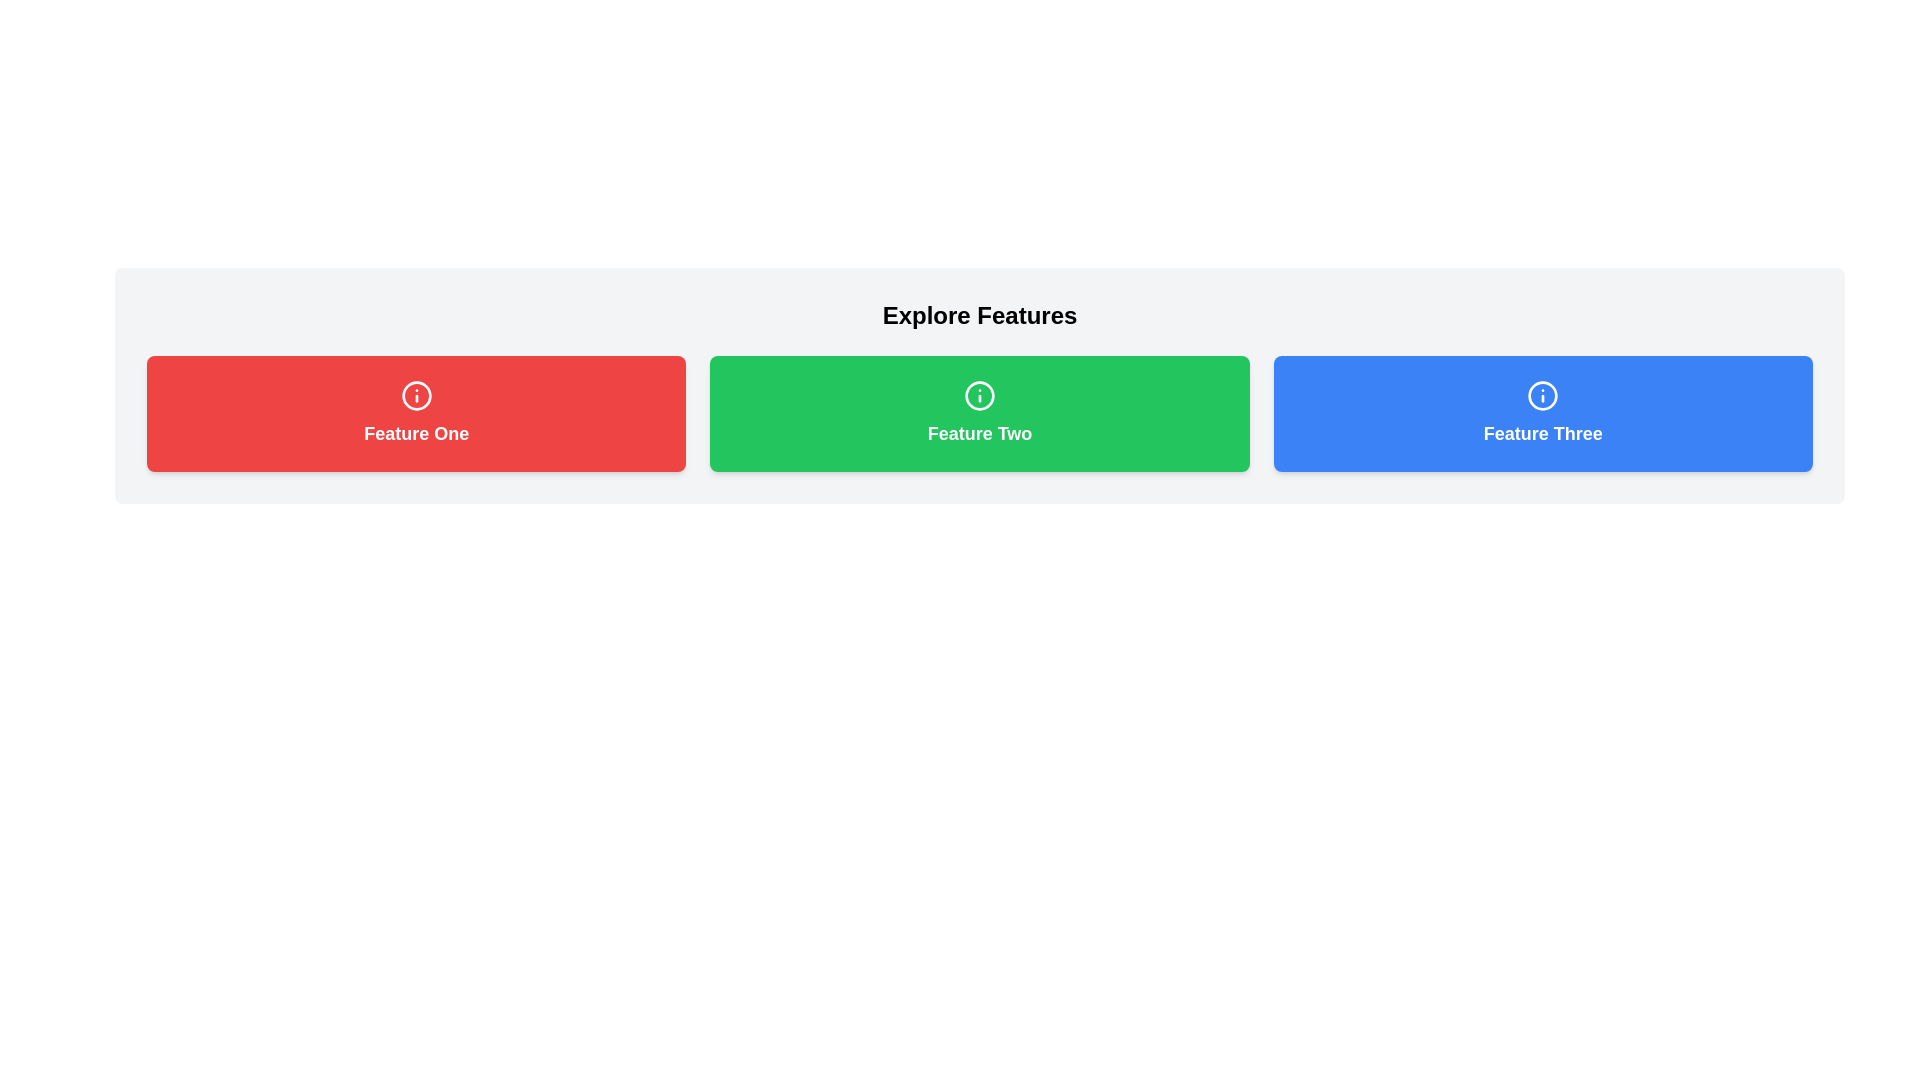 The height and width of the screenshot is (1080, 1920). What do you see at coordinates (1542, 412) in the screenshot?
I see `the informational card representing 'Feature Three'` at bounding box center [1542, 412].